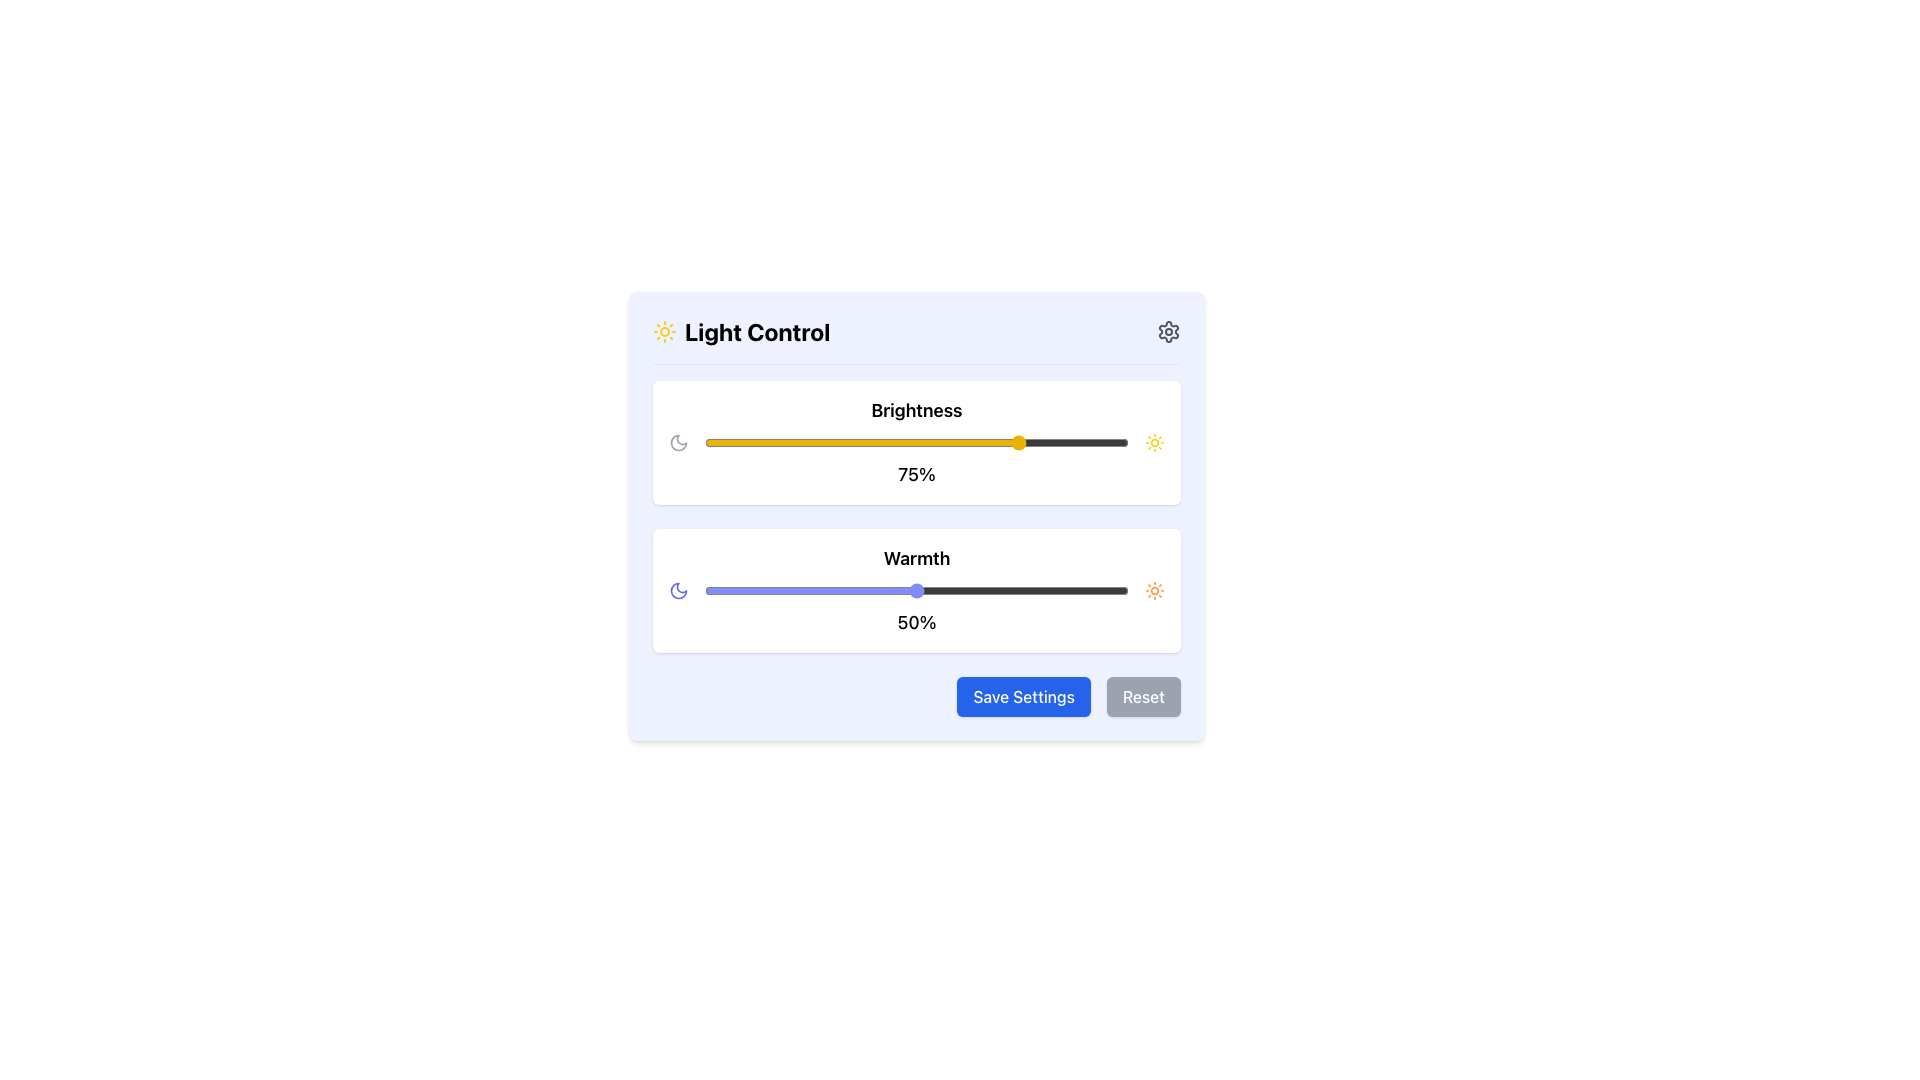  Describe the element at coordinates (767, 589) in the screenshot. I see `the warmth level` at that location.